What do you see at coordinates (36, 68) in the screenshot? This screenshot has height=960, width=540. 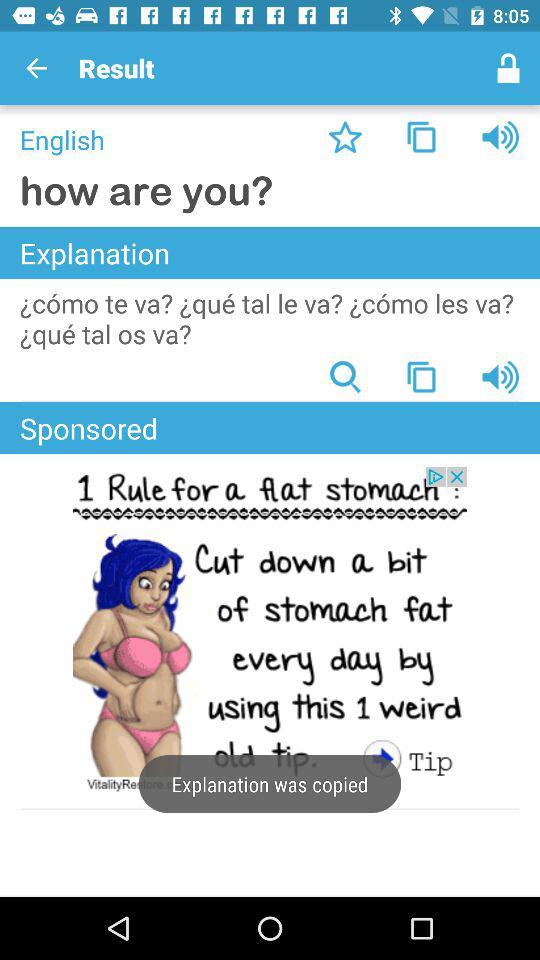 I see `icon above english item` at bounding box center [36, 68].